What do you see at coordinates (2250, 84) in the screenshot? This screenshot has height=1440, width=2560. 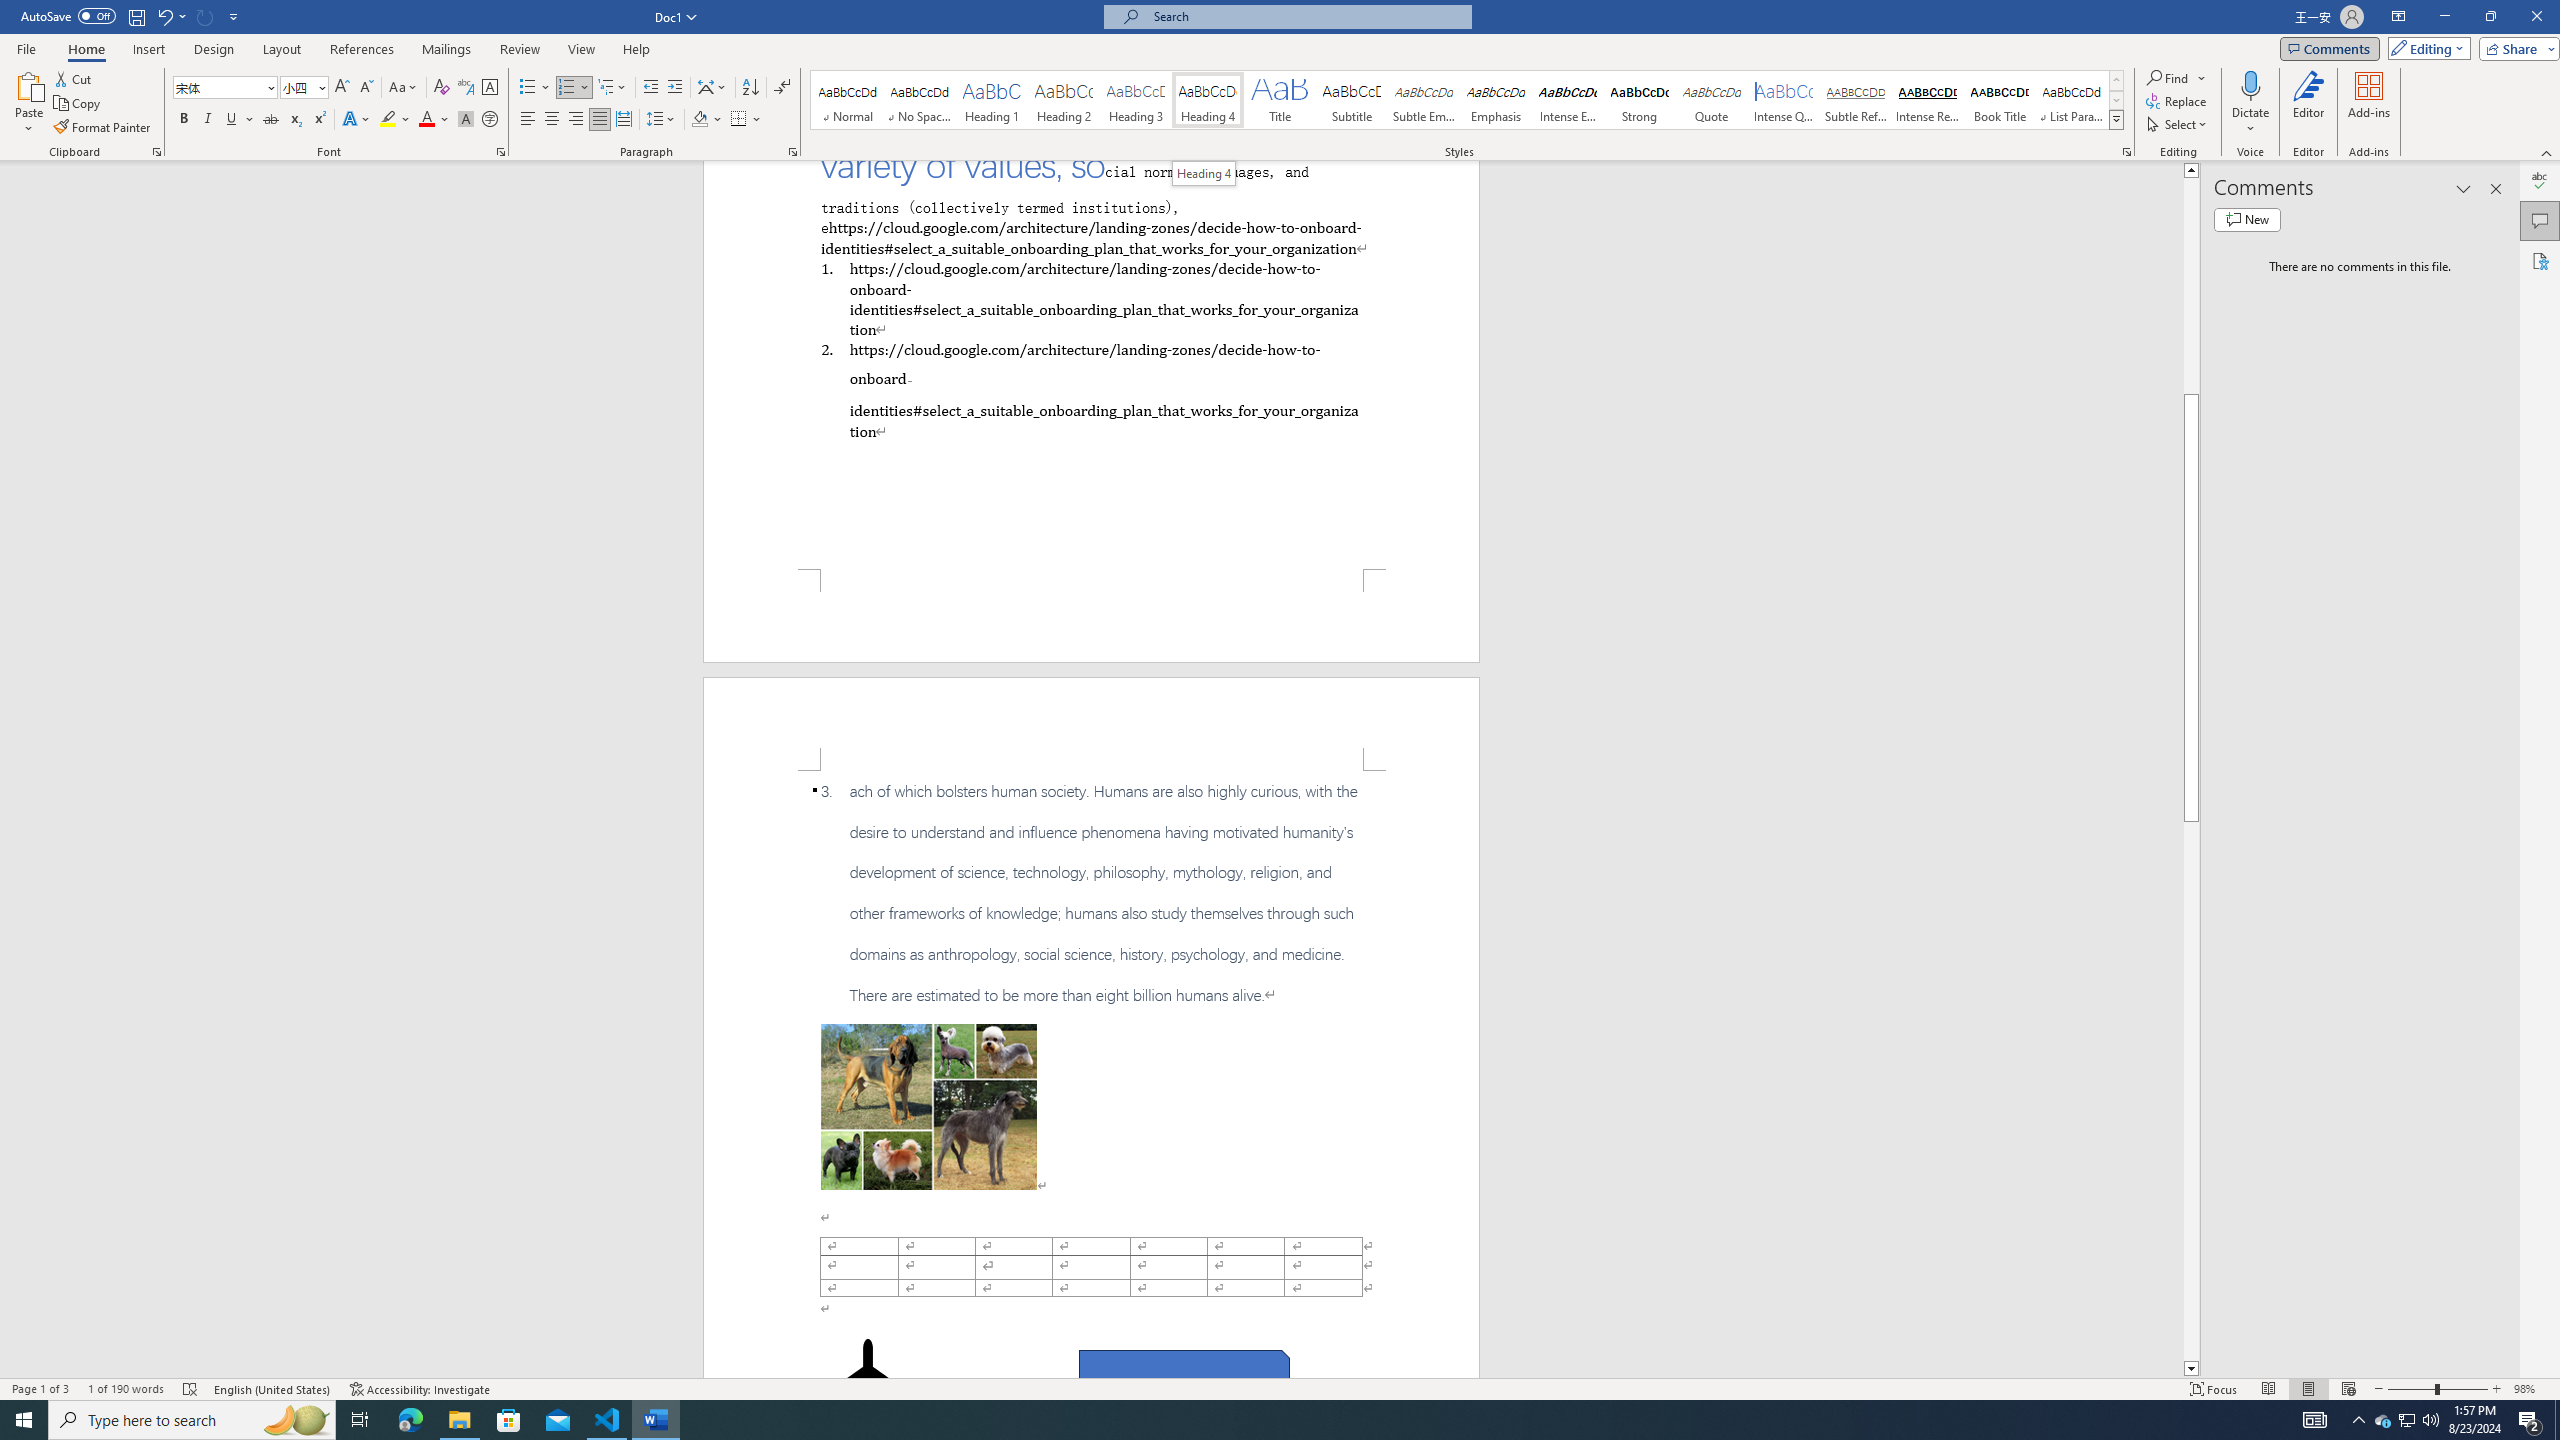 I see `'Dictate'` at bounding box center [2250, 84].